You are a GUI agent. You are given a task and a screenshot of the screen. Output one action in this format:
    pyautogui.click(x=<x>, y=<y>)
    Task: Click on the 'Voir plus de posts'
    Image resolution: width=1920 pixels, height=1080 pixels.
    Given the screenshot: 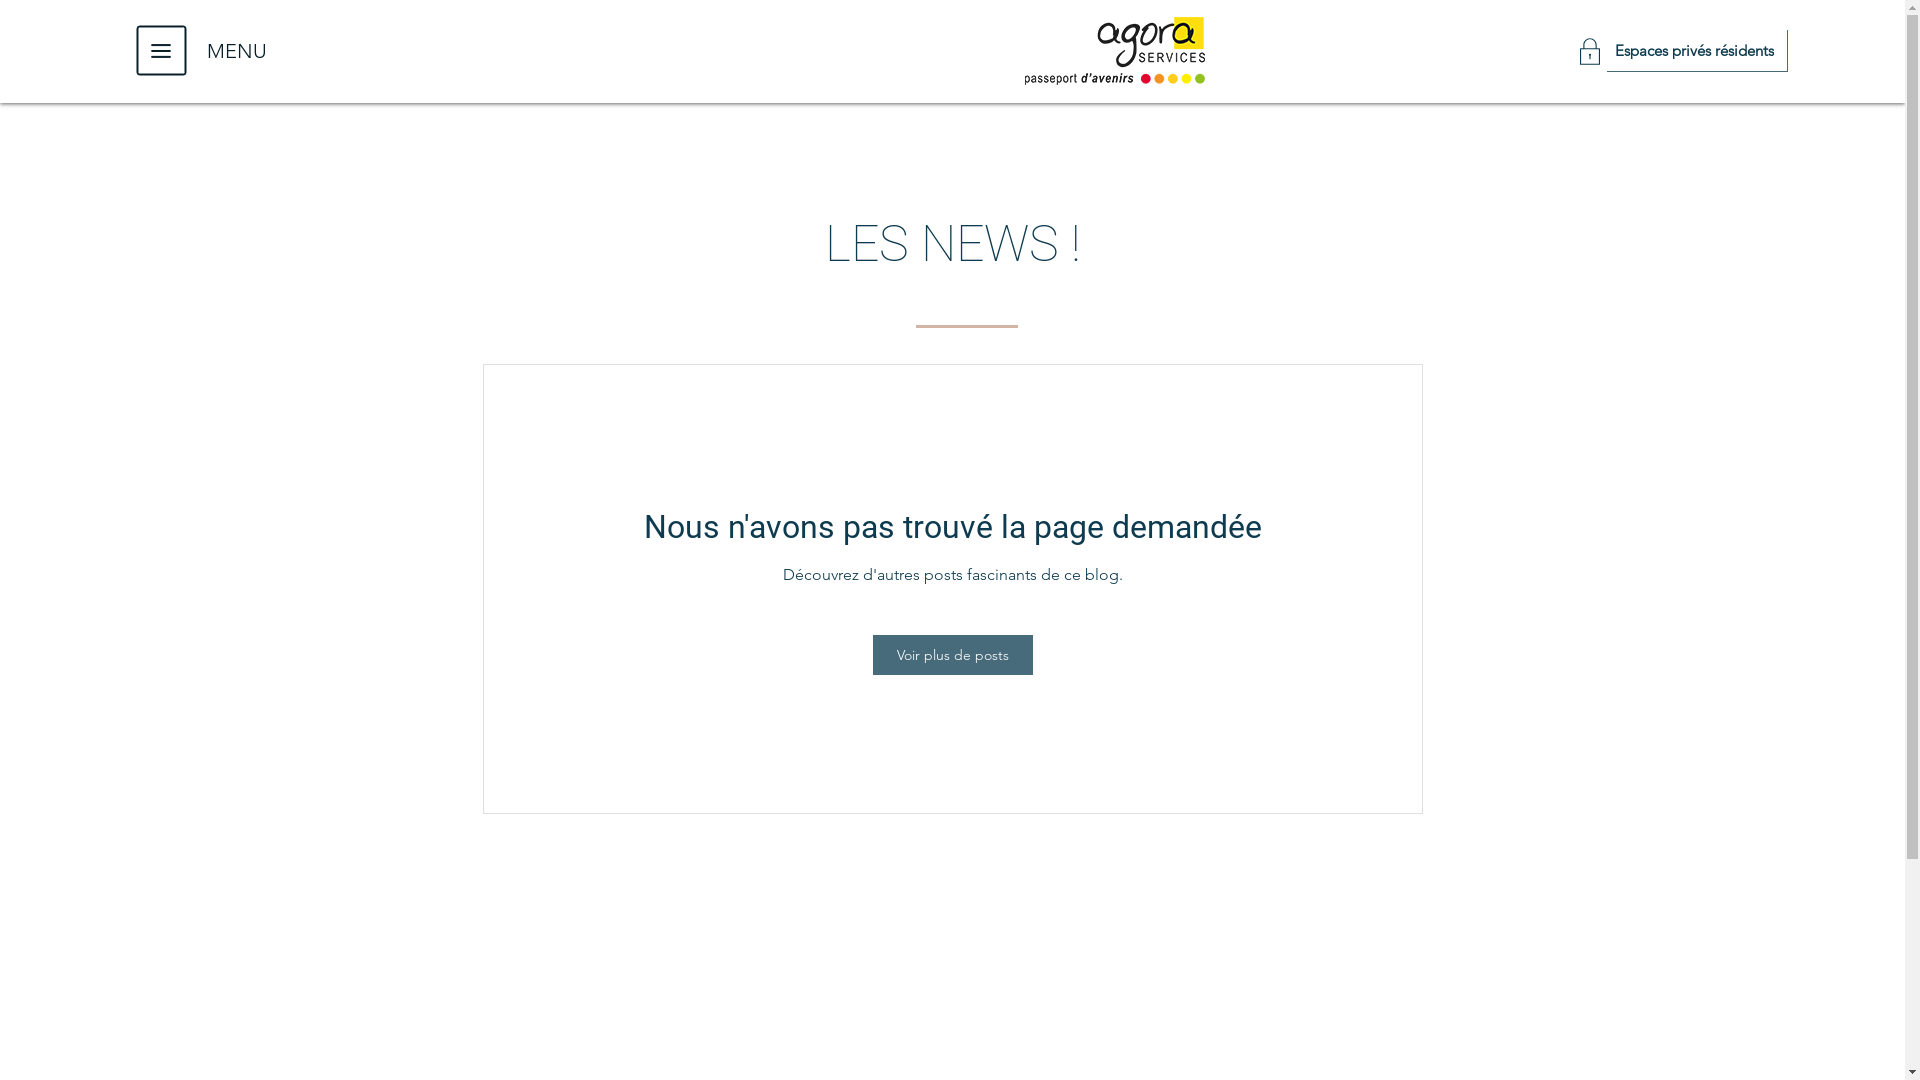 What is the action you would take?
    pyautogui.click(x=950, y=655)
    